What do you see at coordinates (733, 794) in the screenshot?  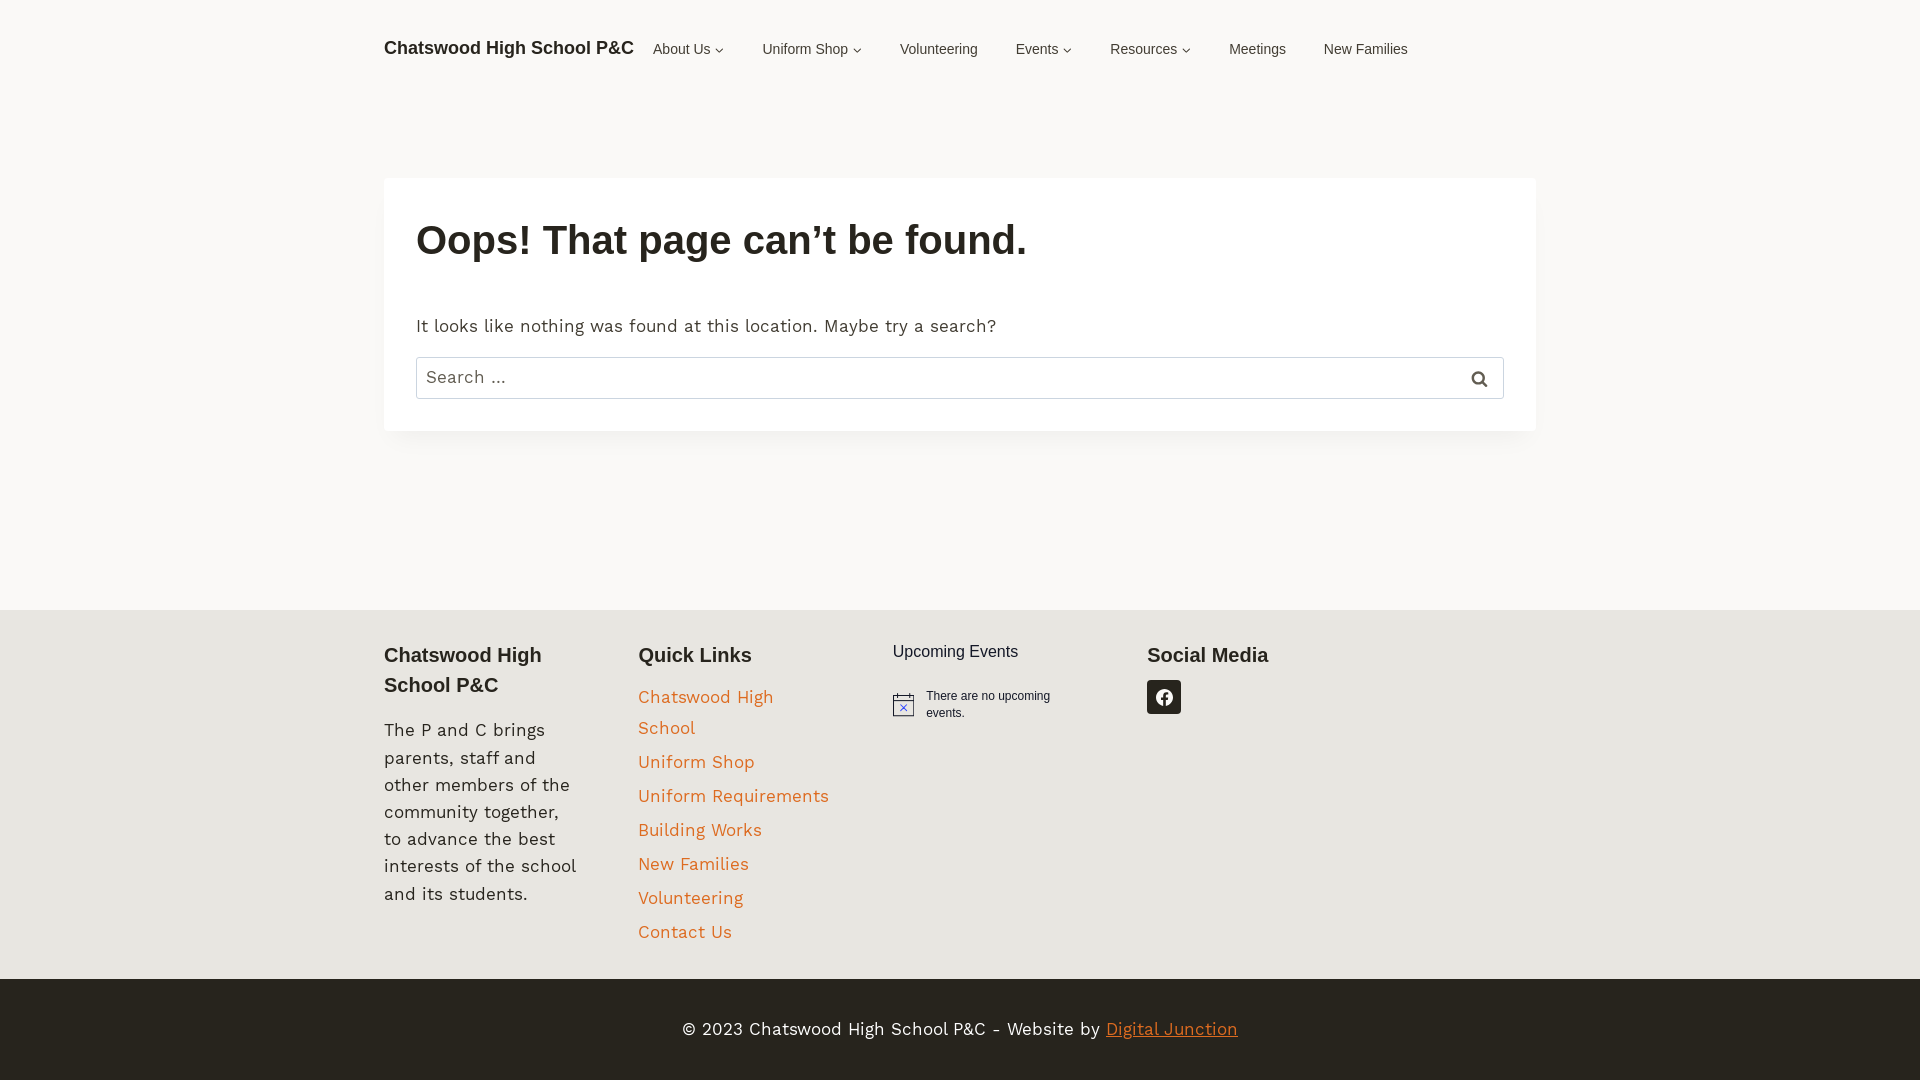 I see `'Uniform Requirements'` at bounding box center [733, 794].